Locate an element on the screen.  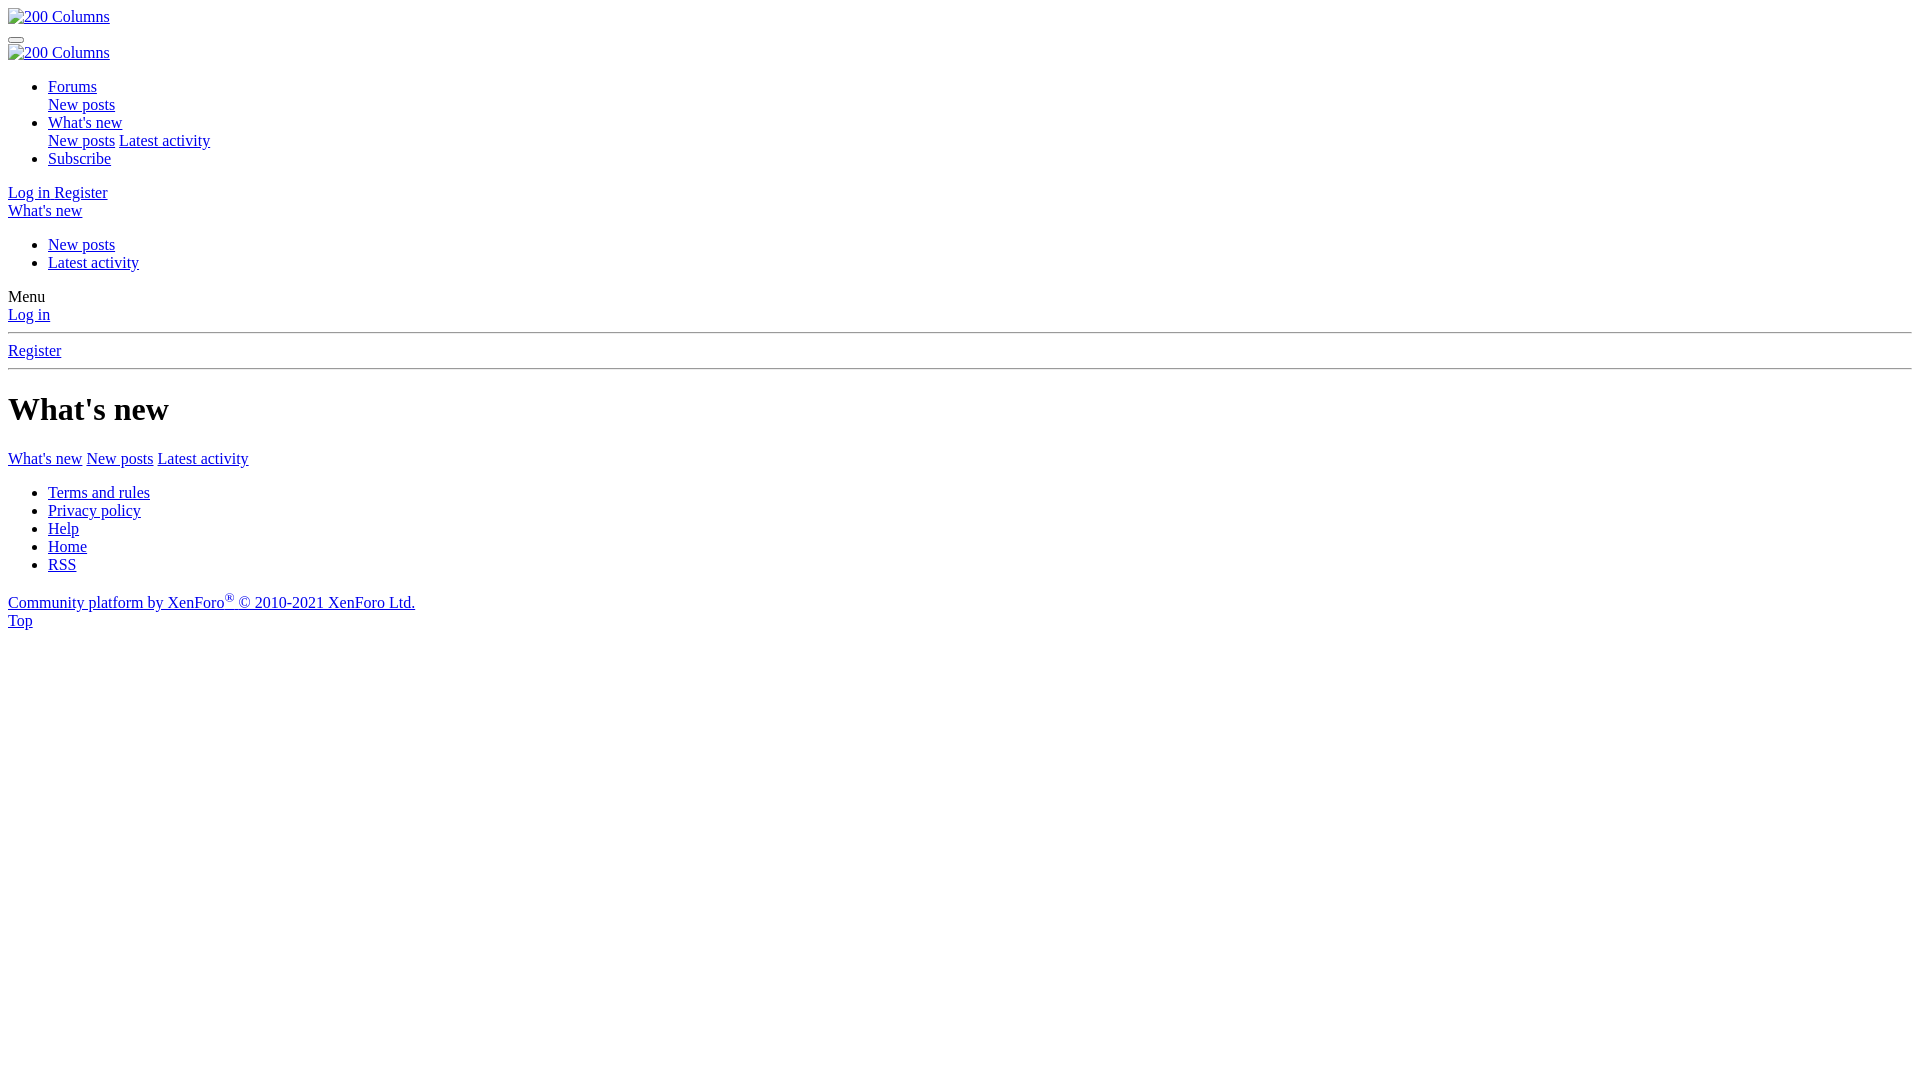
'Subscribe' is located at coordinates (79, 157).